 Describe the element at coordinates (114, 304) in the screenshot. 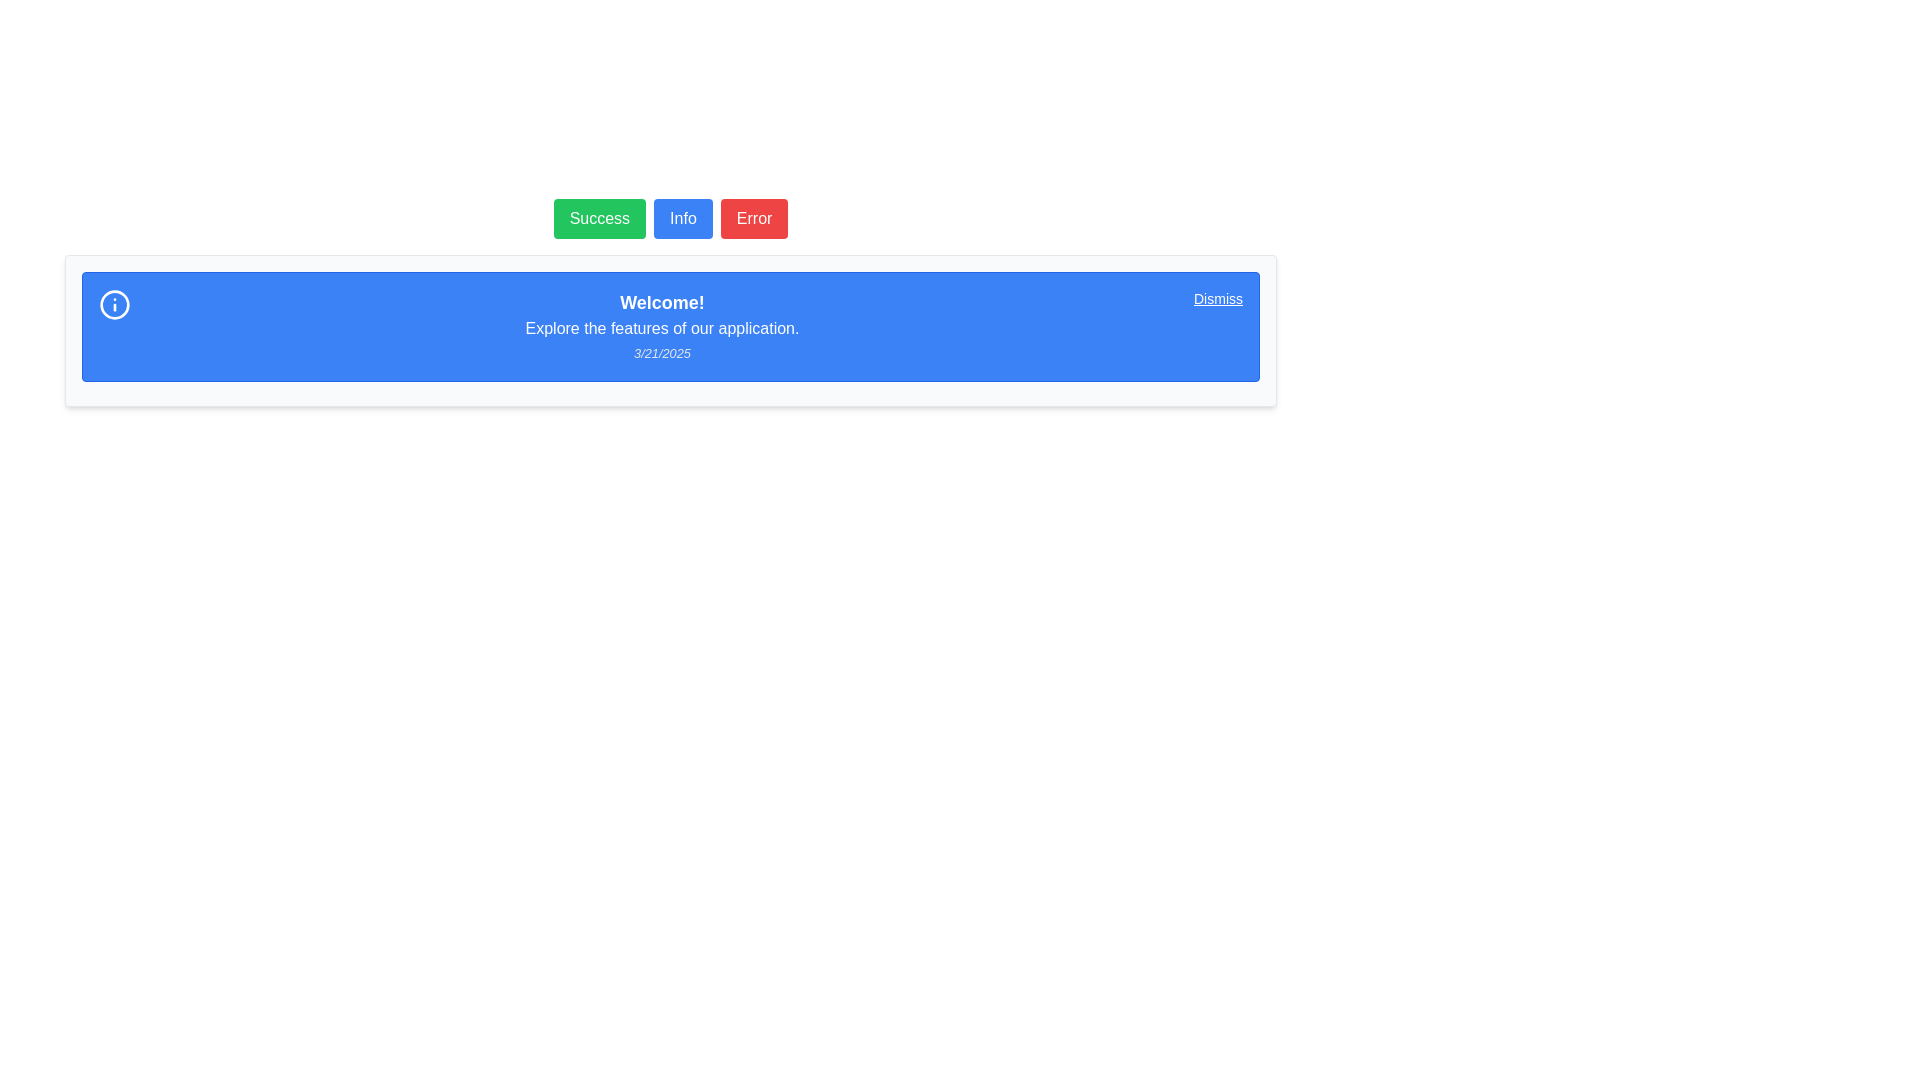

I see `the information symbol represented by the circle in the blue notification banner` at that location.